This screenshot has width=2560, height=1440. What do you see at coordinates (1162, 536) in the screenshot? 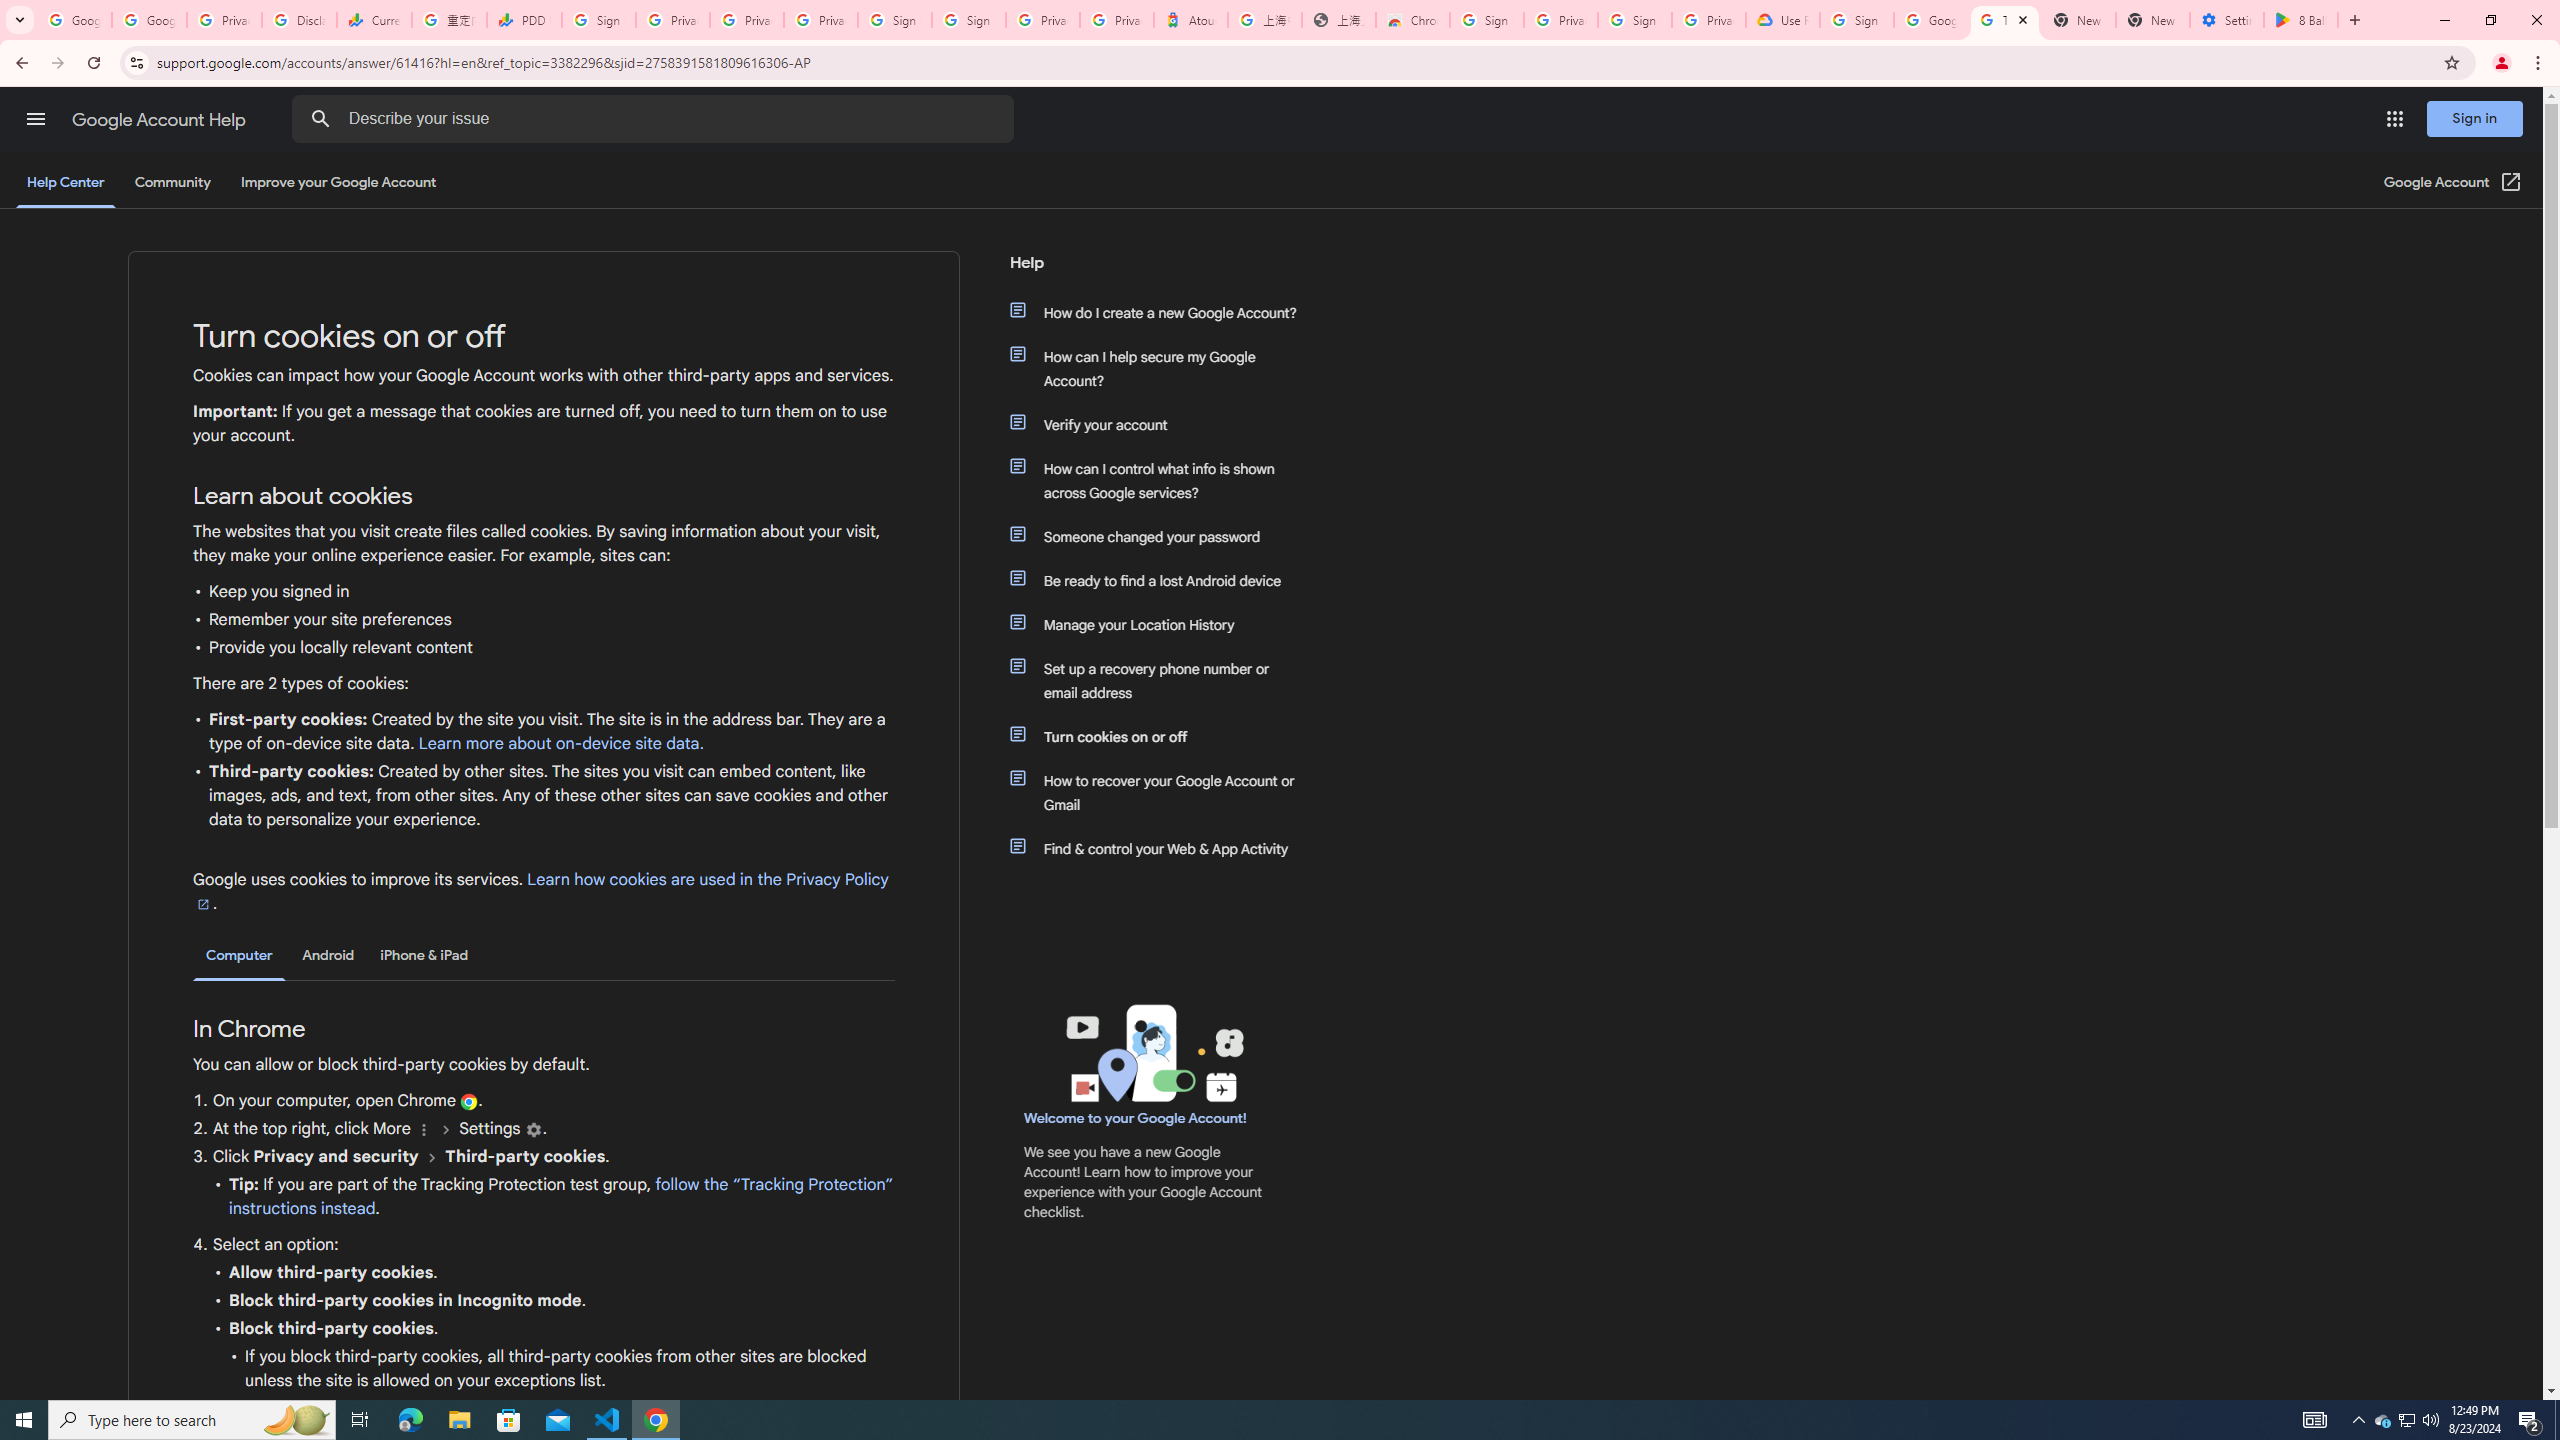
I see `'Someone changed your password'` at bounding box center [1162, 536].